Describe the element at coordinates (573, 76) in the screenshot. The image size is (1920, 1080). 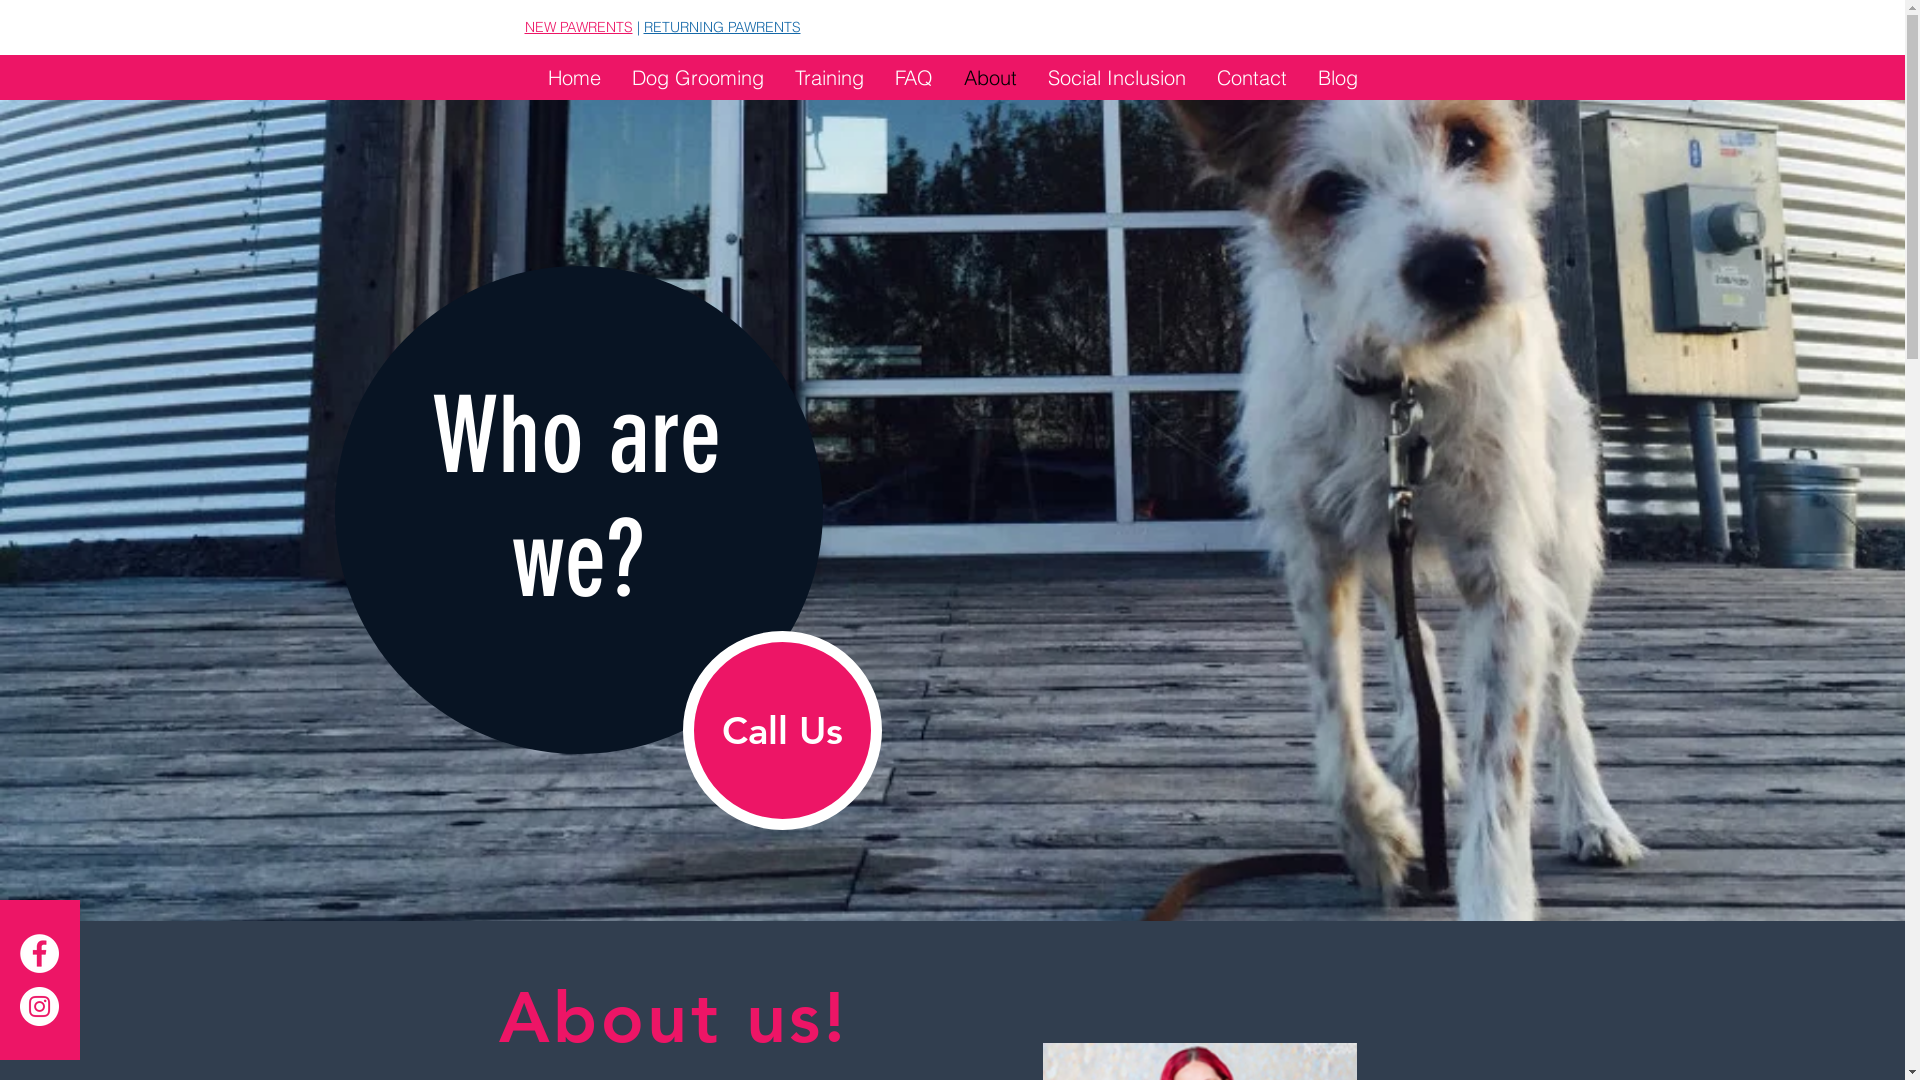
I see `'Home'` at that location.